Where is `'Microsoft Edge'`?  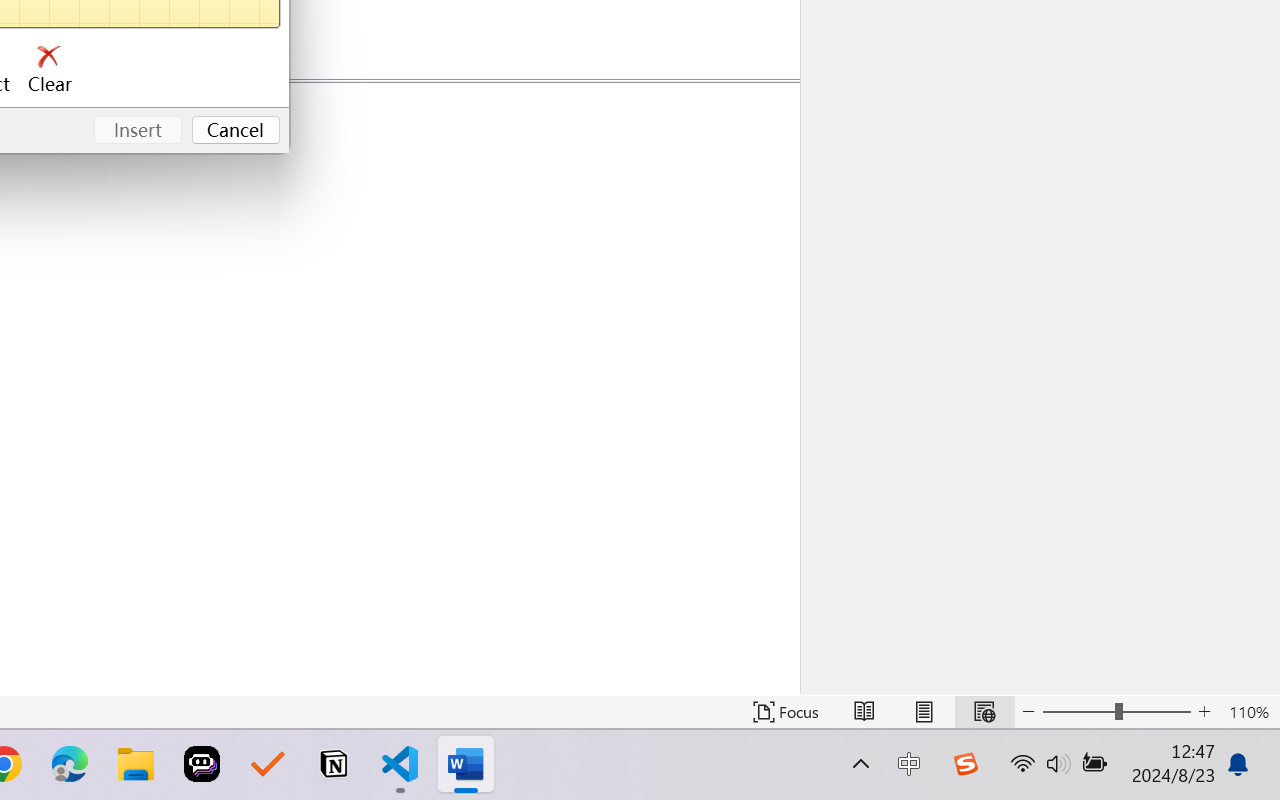 'Microsoft Edge' is located at coordinates (69, 764).